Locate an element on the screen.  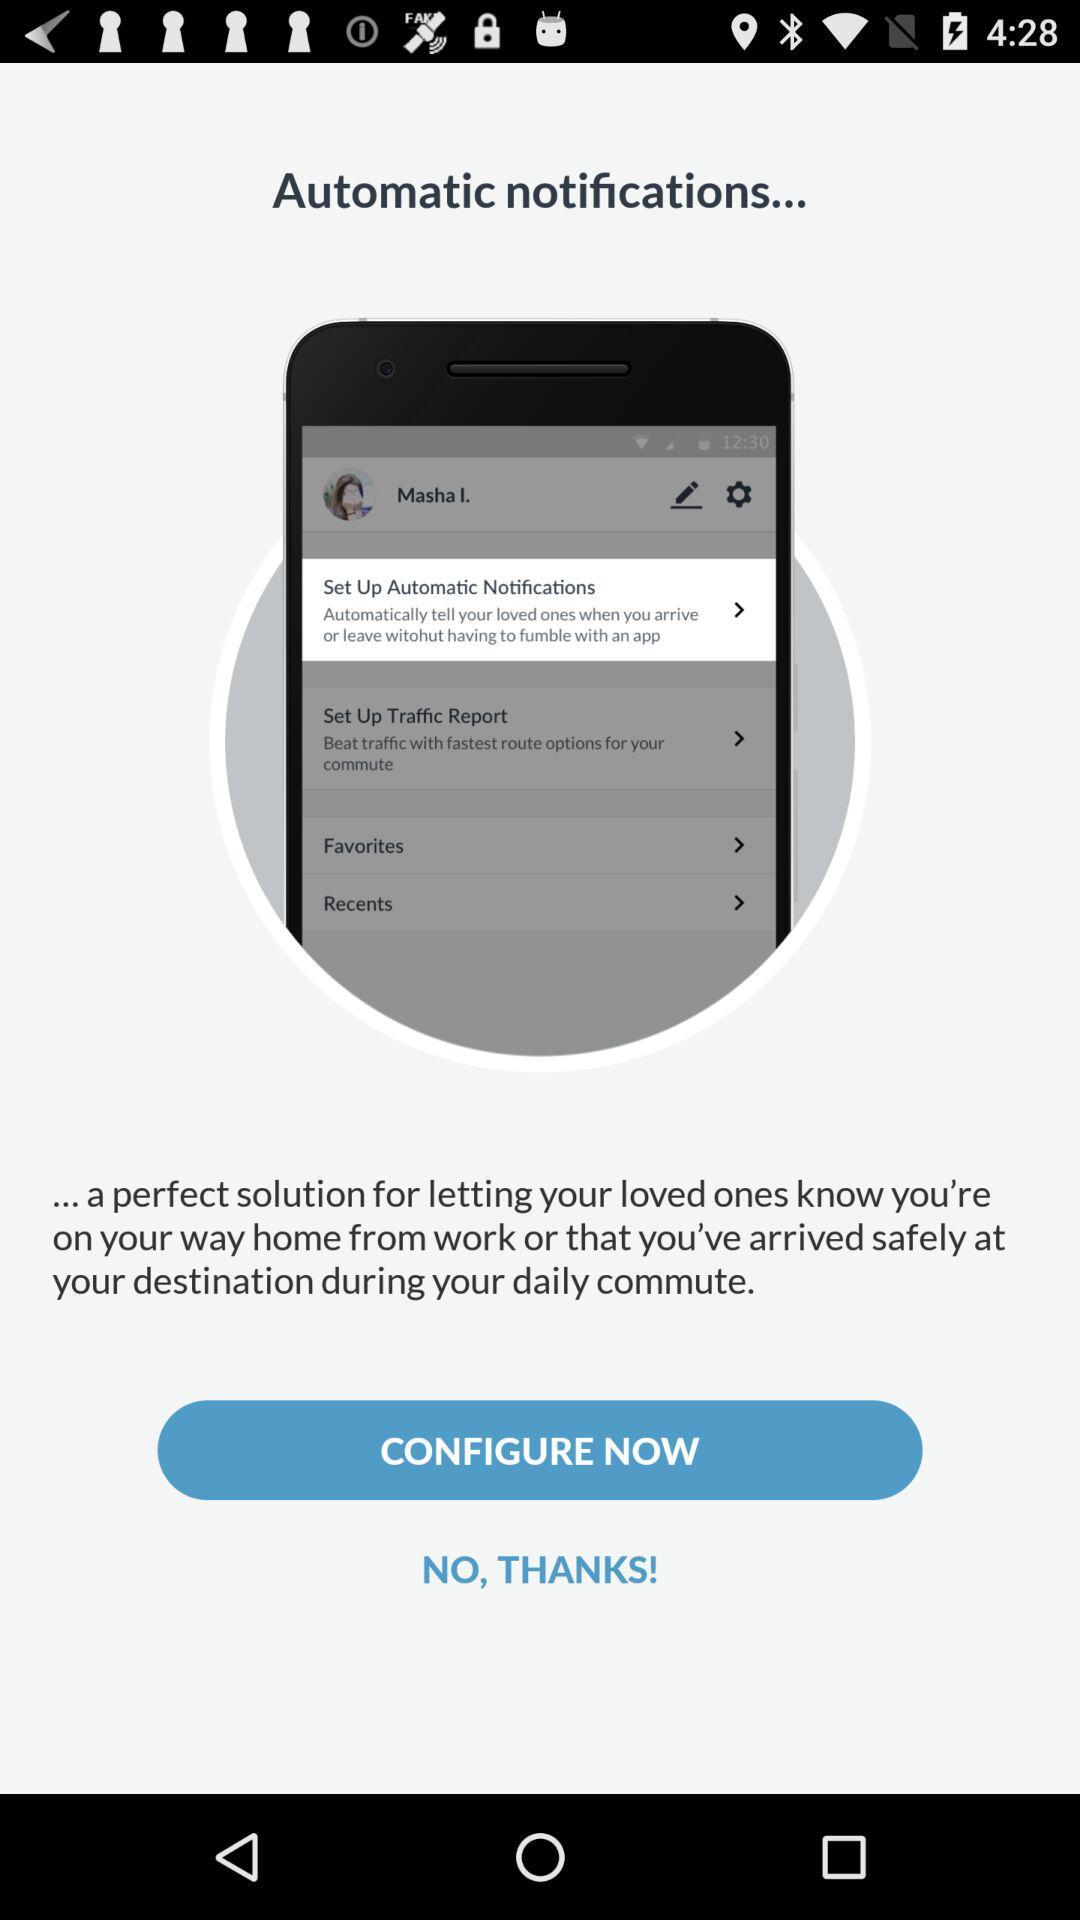
icon below the a perfect solution is located at coordinates (540, 1450).